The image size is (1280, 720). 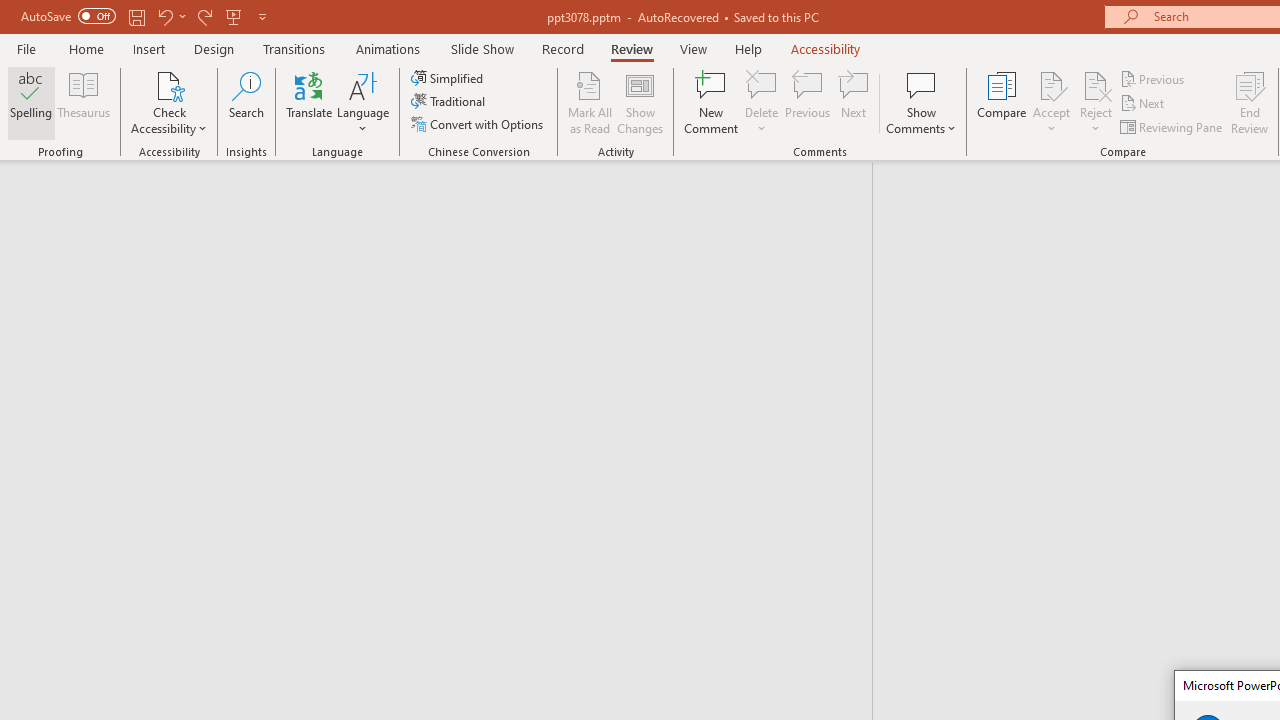 What do you see at coordinates (761, 103) in the screenshot?
I see `'Delete'` at bounding box center [761, 103].